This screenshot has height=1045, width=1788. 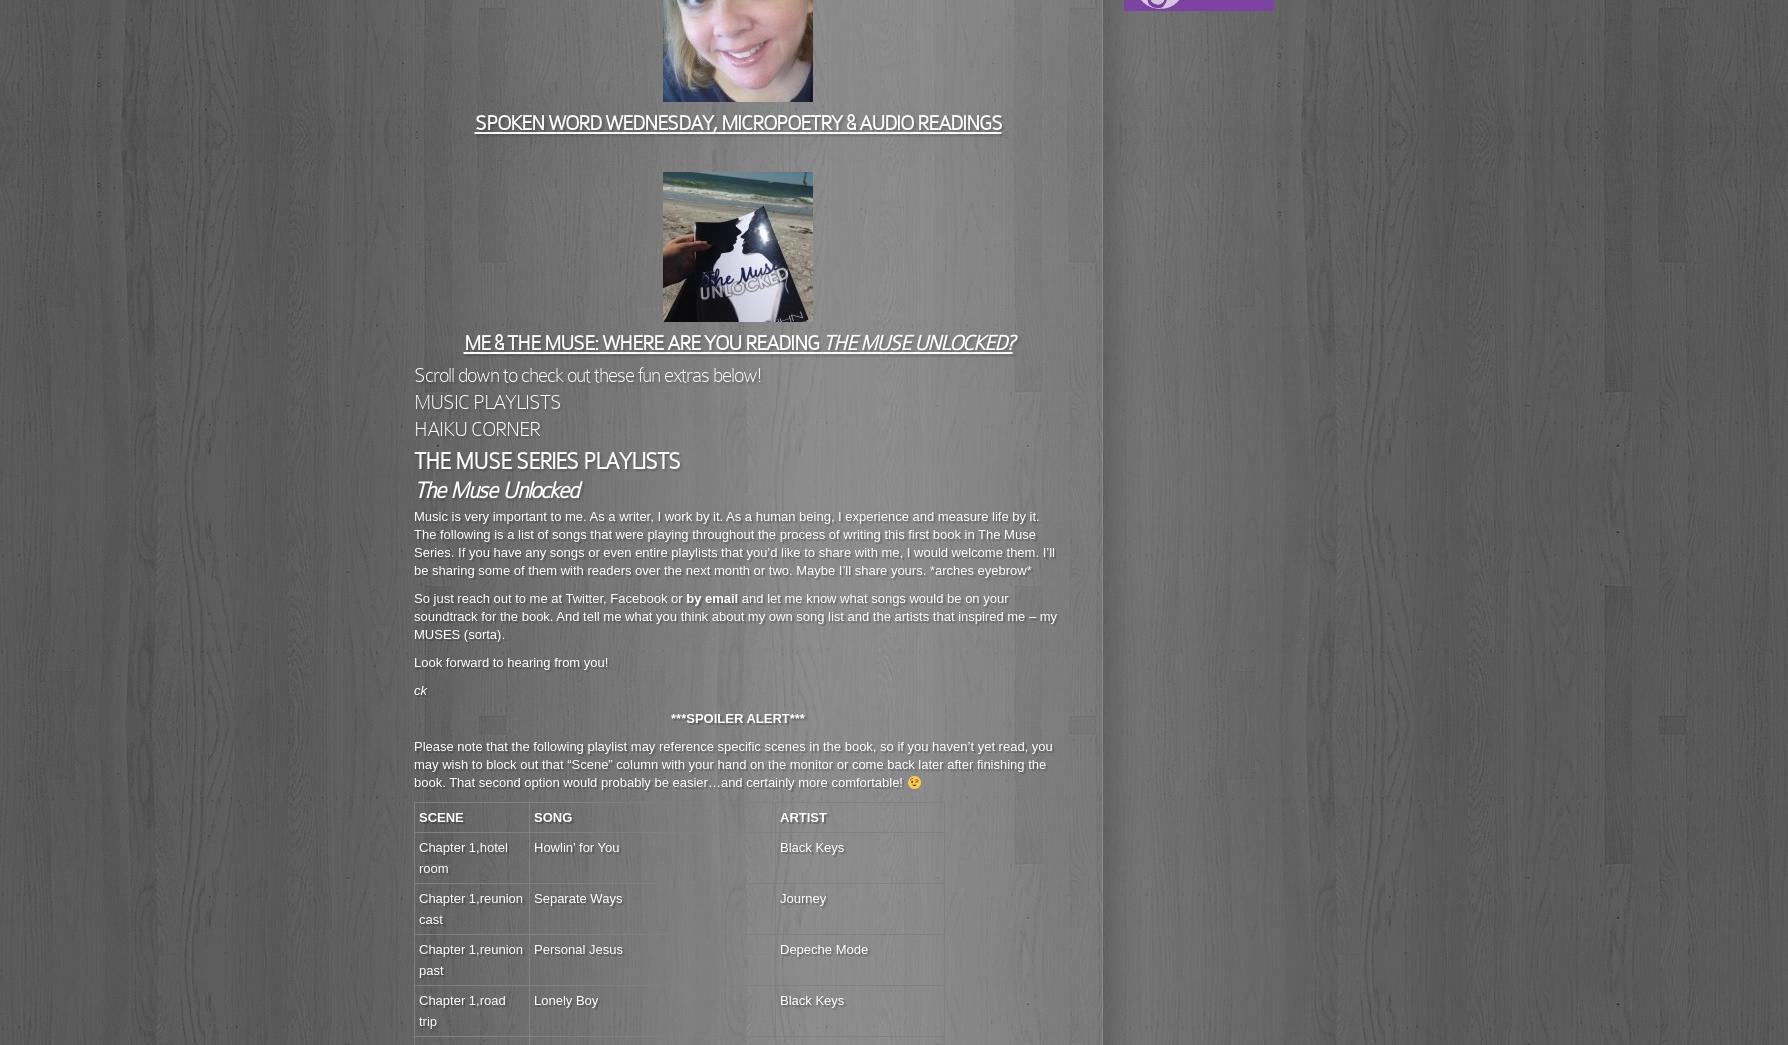 I want to click on 'ME & THE MUSE: WHERE ARE YOU READING', so click(x=642, y=342).